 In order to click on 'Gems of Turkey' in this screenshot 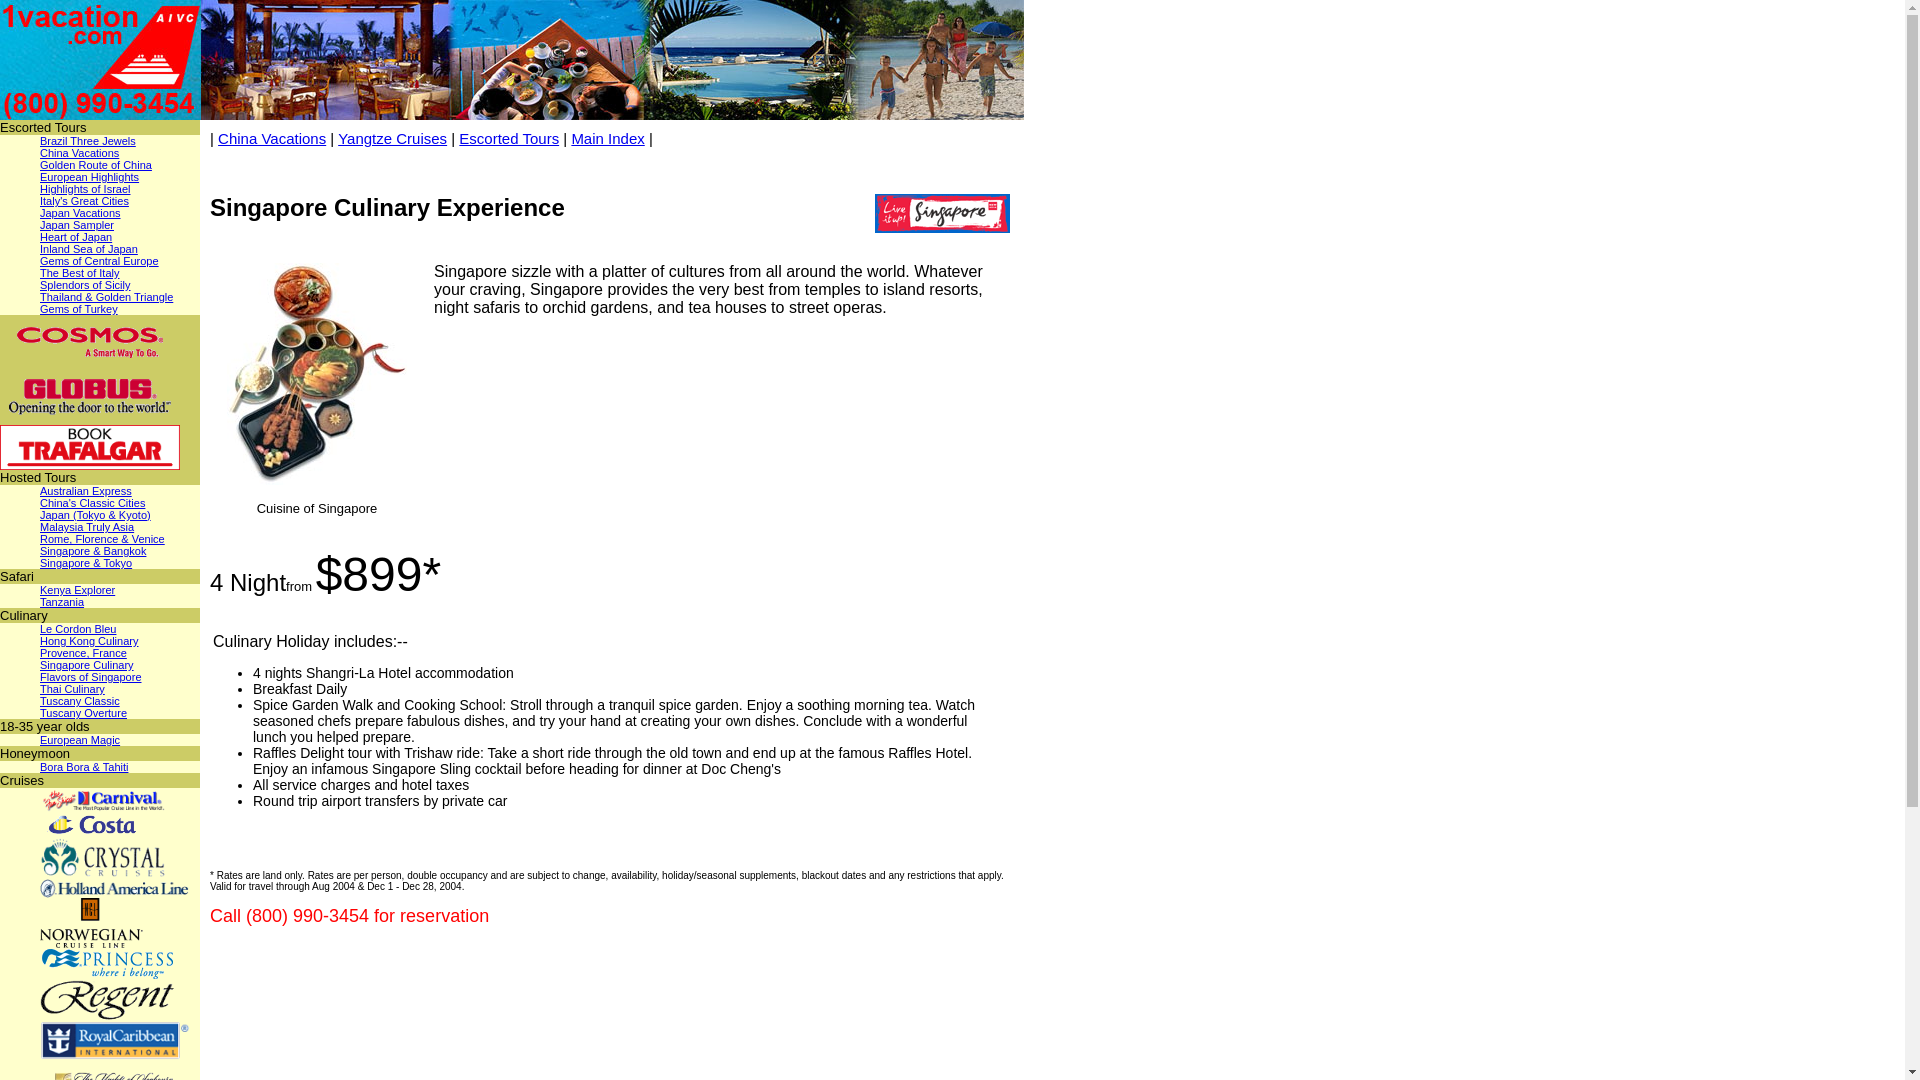, I will do `click(78, 308)`.